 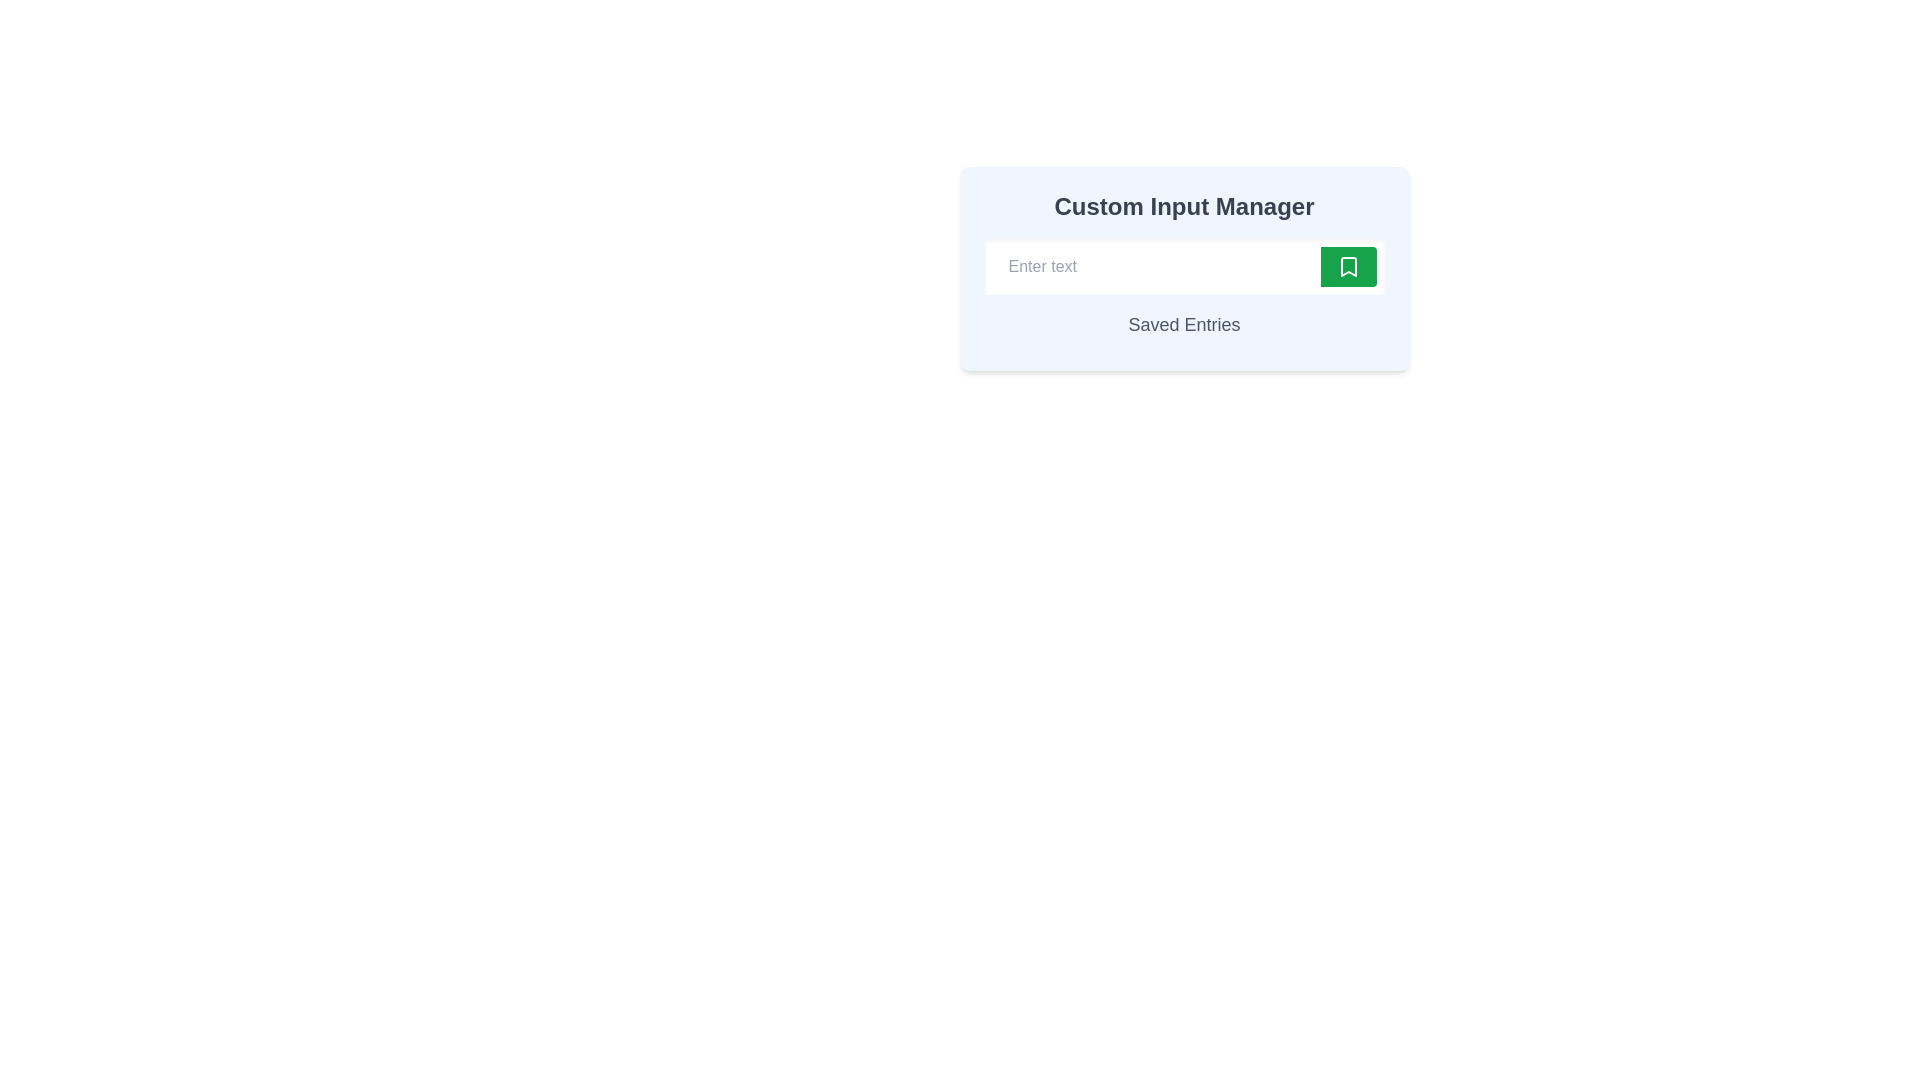 I want to click on the bookmark icon, which is embedded within a green square, within the Custom Input Manager section of the interface, so click(x=1348, y=265).